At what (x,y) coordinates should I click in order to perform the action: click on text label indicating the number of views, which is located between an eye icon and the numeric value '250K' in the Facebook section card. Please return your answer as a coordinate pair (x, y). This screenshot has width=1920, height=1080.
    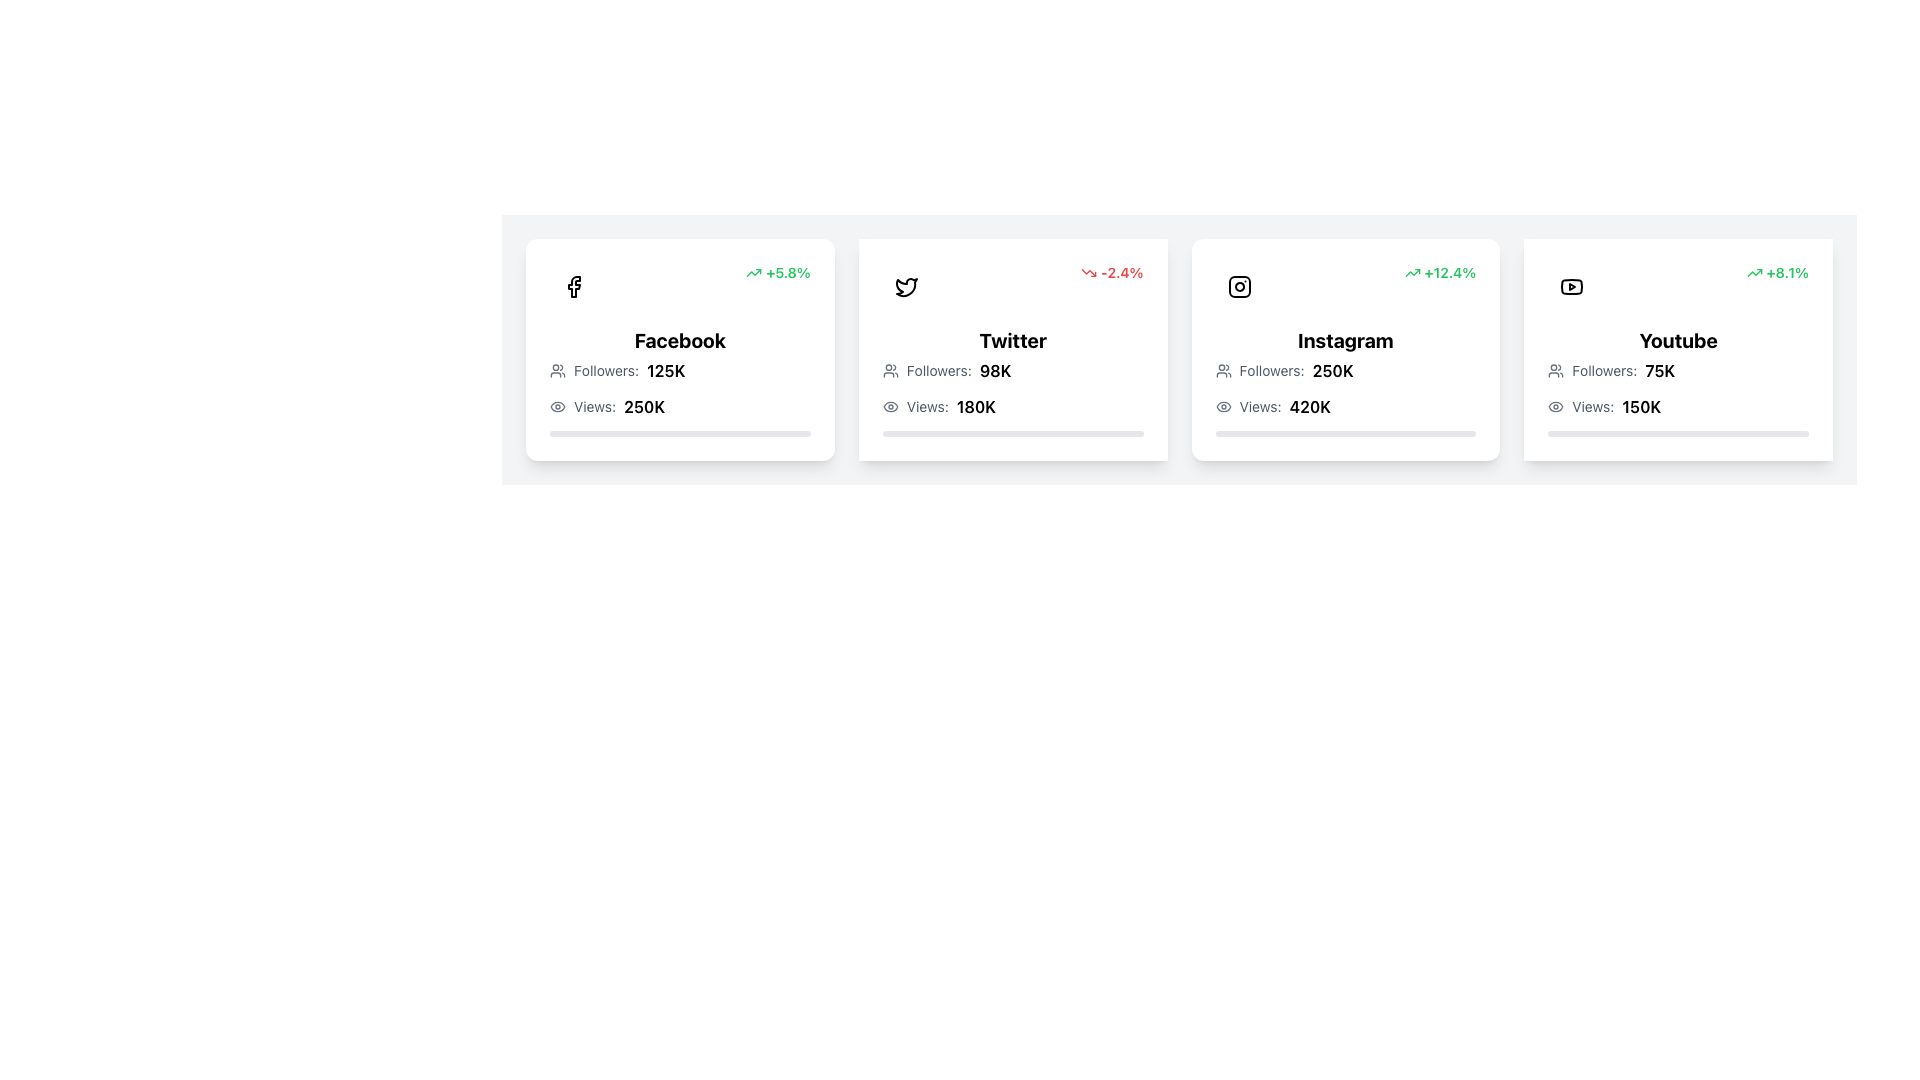
    Looking at the image, I should click on (594, 406).